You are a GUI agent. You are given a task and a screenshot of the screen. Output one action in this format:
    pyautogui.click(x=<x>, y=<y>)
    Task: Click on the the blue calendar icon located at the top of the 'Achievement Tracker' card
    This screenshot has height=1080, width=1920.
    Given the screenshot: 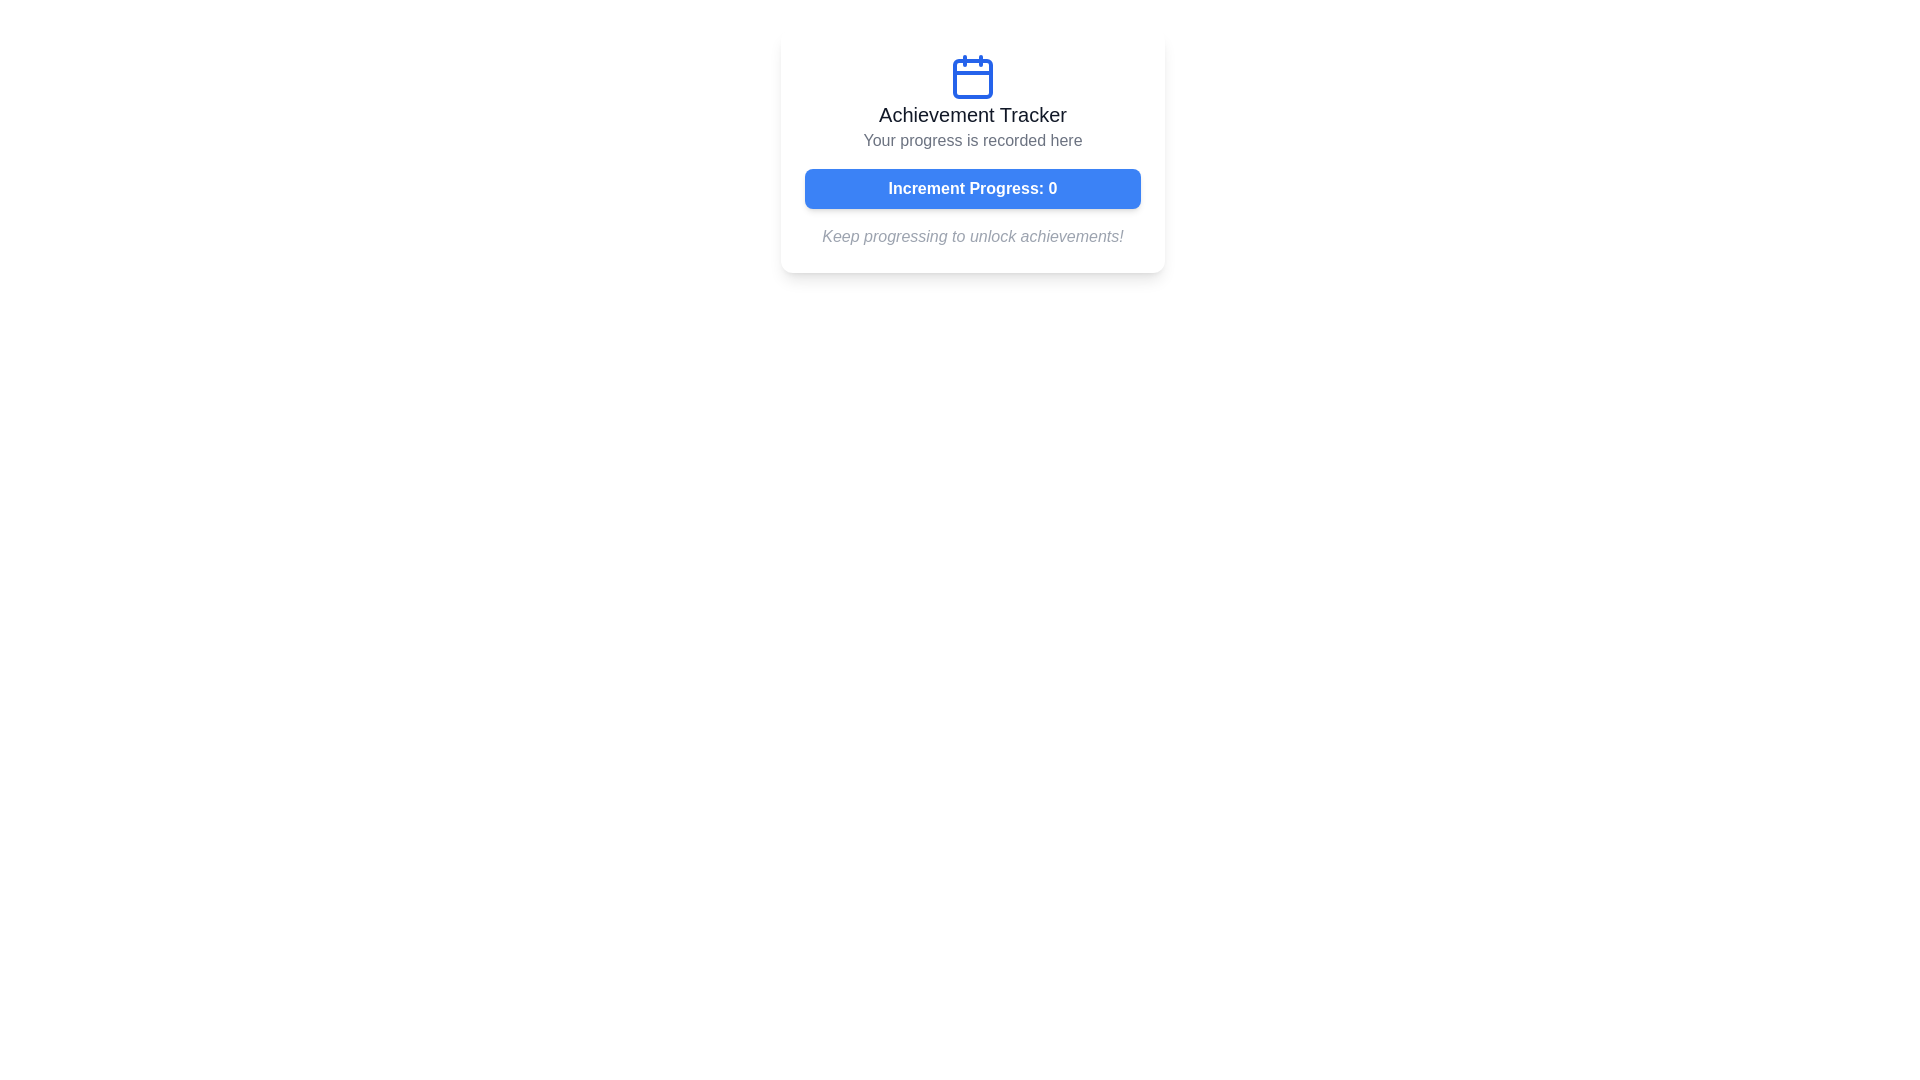 What is the action you would take?
    pyautogui.click(x=973, y=76)
    